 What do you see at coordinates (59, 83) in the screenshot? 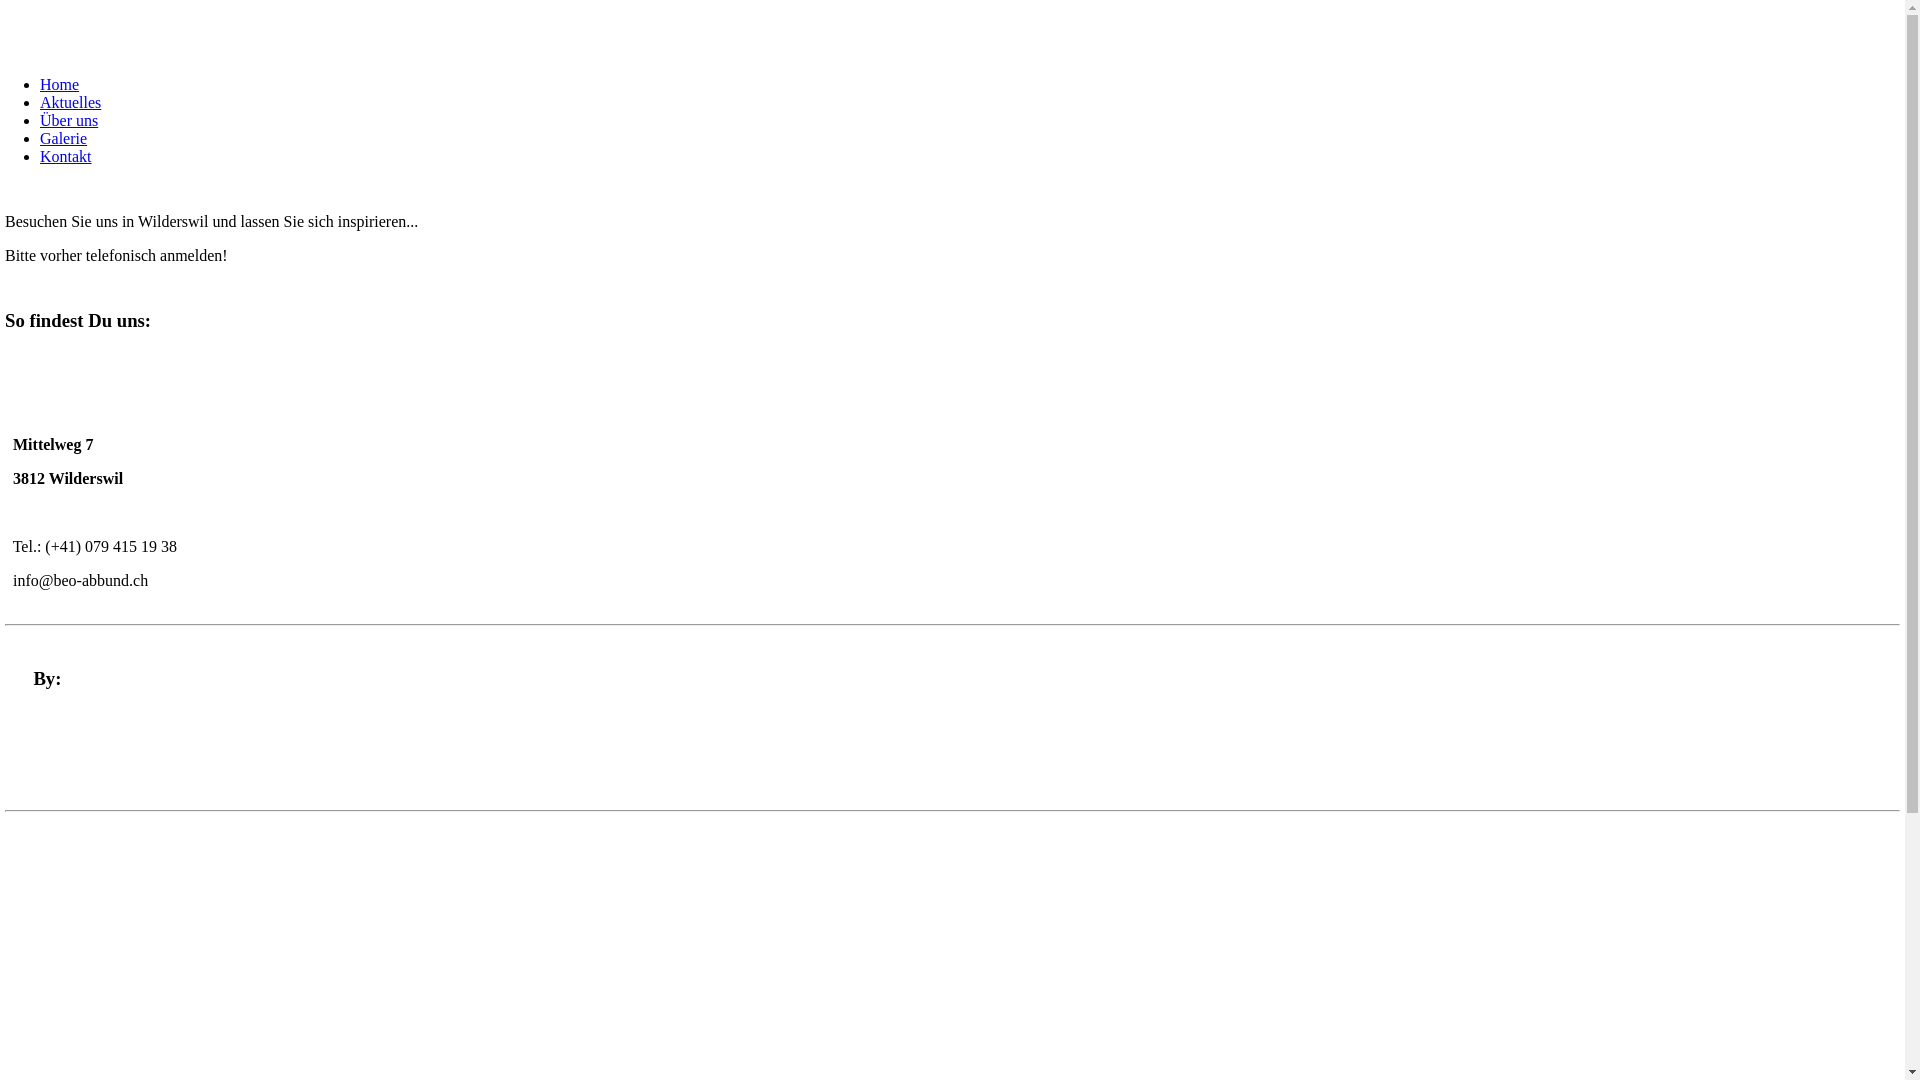
I see `'Home'` at bounding box center [59, 83].